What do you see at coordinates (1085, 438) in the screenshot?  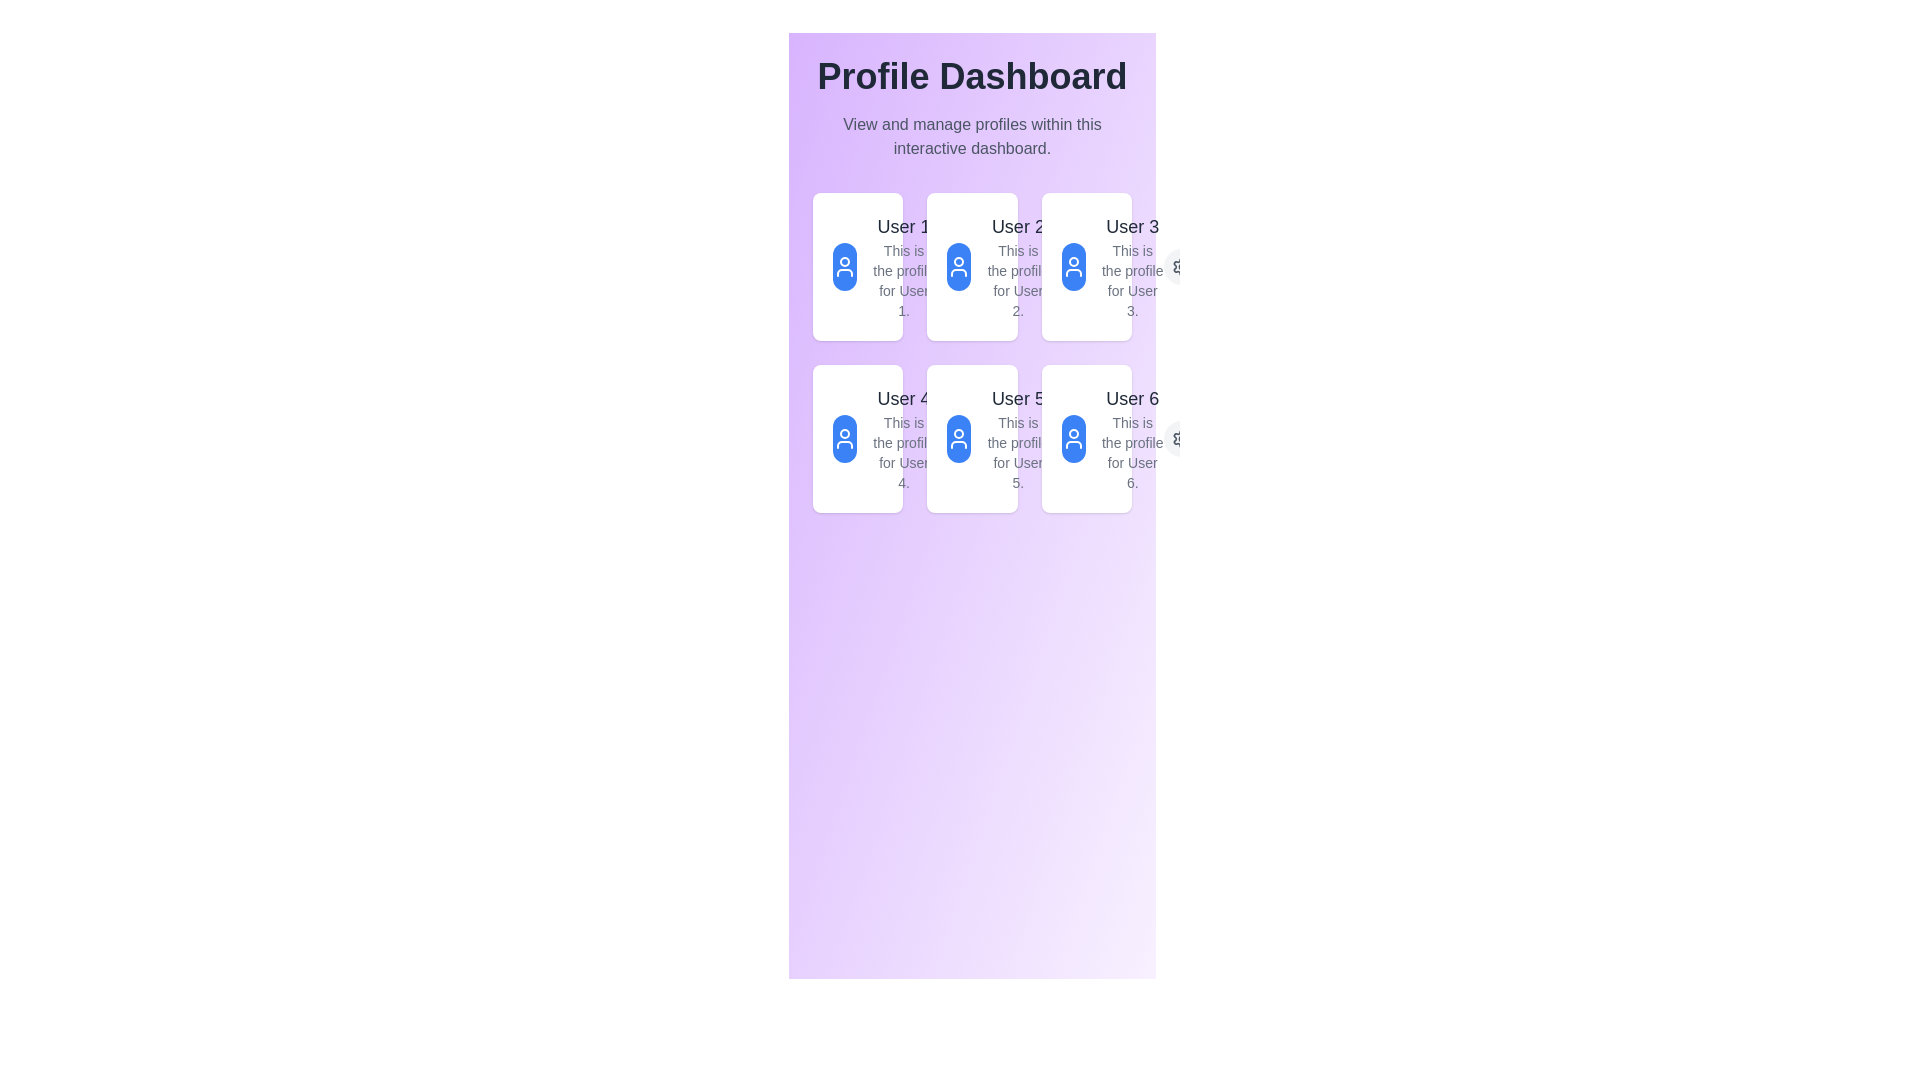 I see `the user profile card displaying information for 'User 6' located in the bottom-right corner of the 'Profile Dashboard' interface` at bounding box center [1085, 438].